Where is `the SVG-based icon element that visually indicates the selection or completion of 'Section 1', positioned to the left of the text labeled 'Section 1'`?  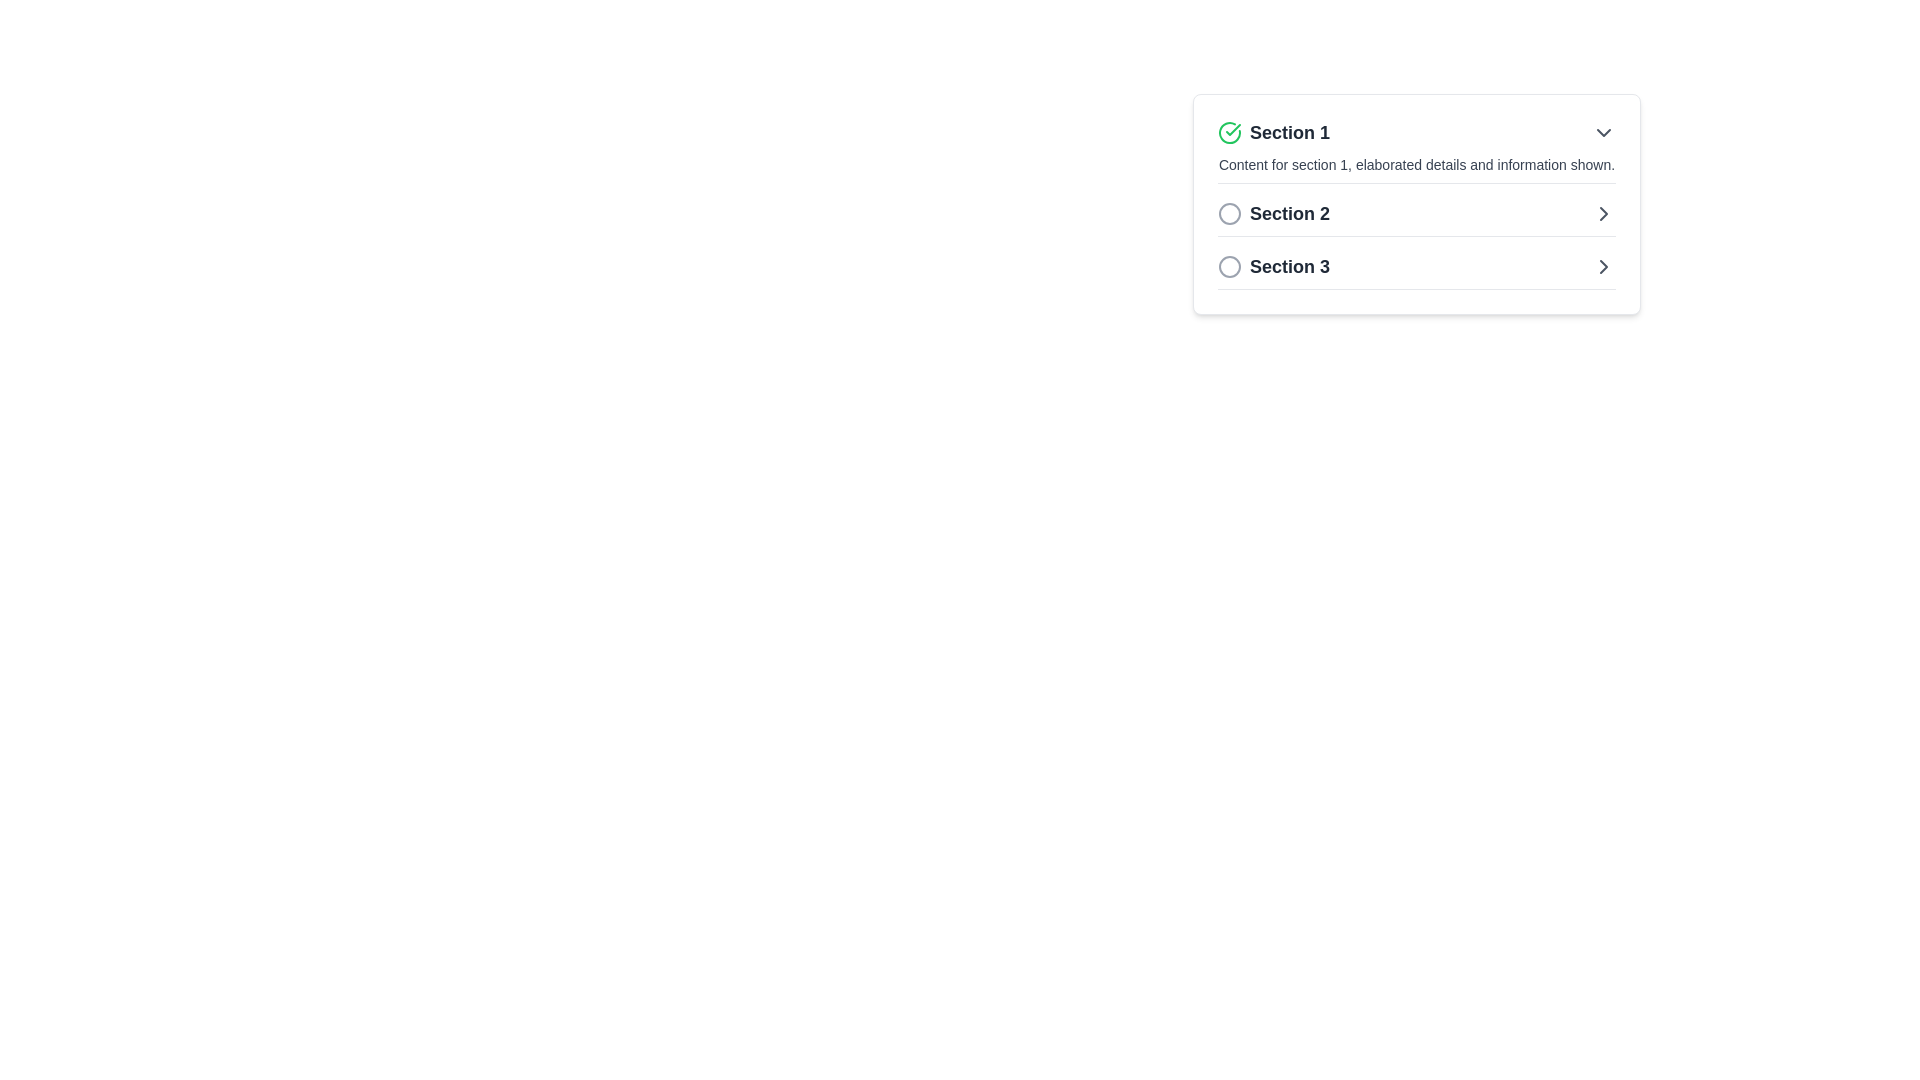 the SVG-based icon element that visually indicates the selection or completion of 'Section 1', positioned to the left of the text labeled 'Section 1' is located at coordinates (1228, 132).